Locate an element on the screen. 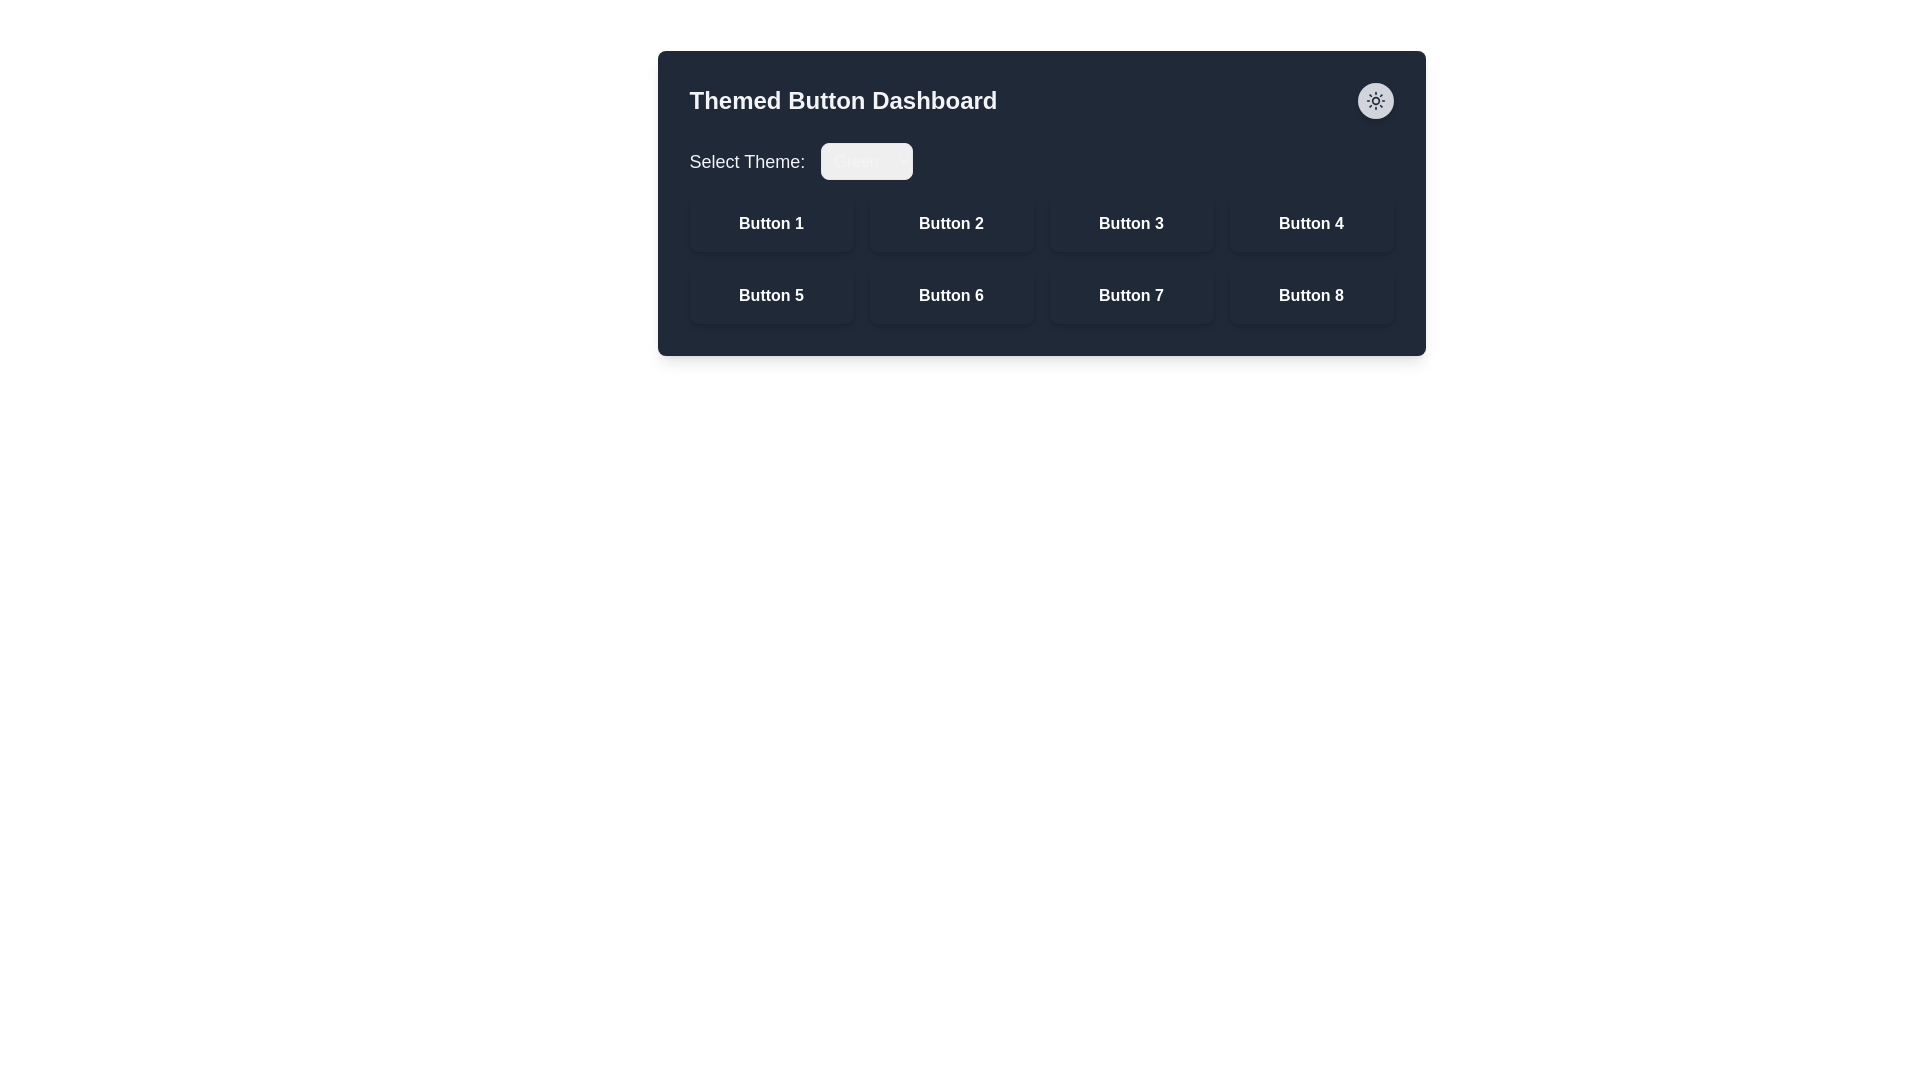 This screenshot has width=1920, height=1080. the rounded rectangular button labeled 'Button 3' which has a green background and bold white text is located at coordinates (1131, 223).